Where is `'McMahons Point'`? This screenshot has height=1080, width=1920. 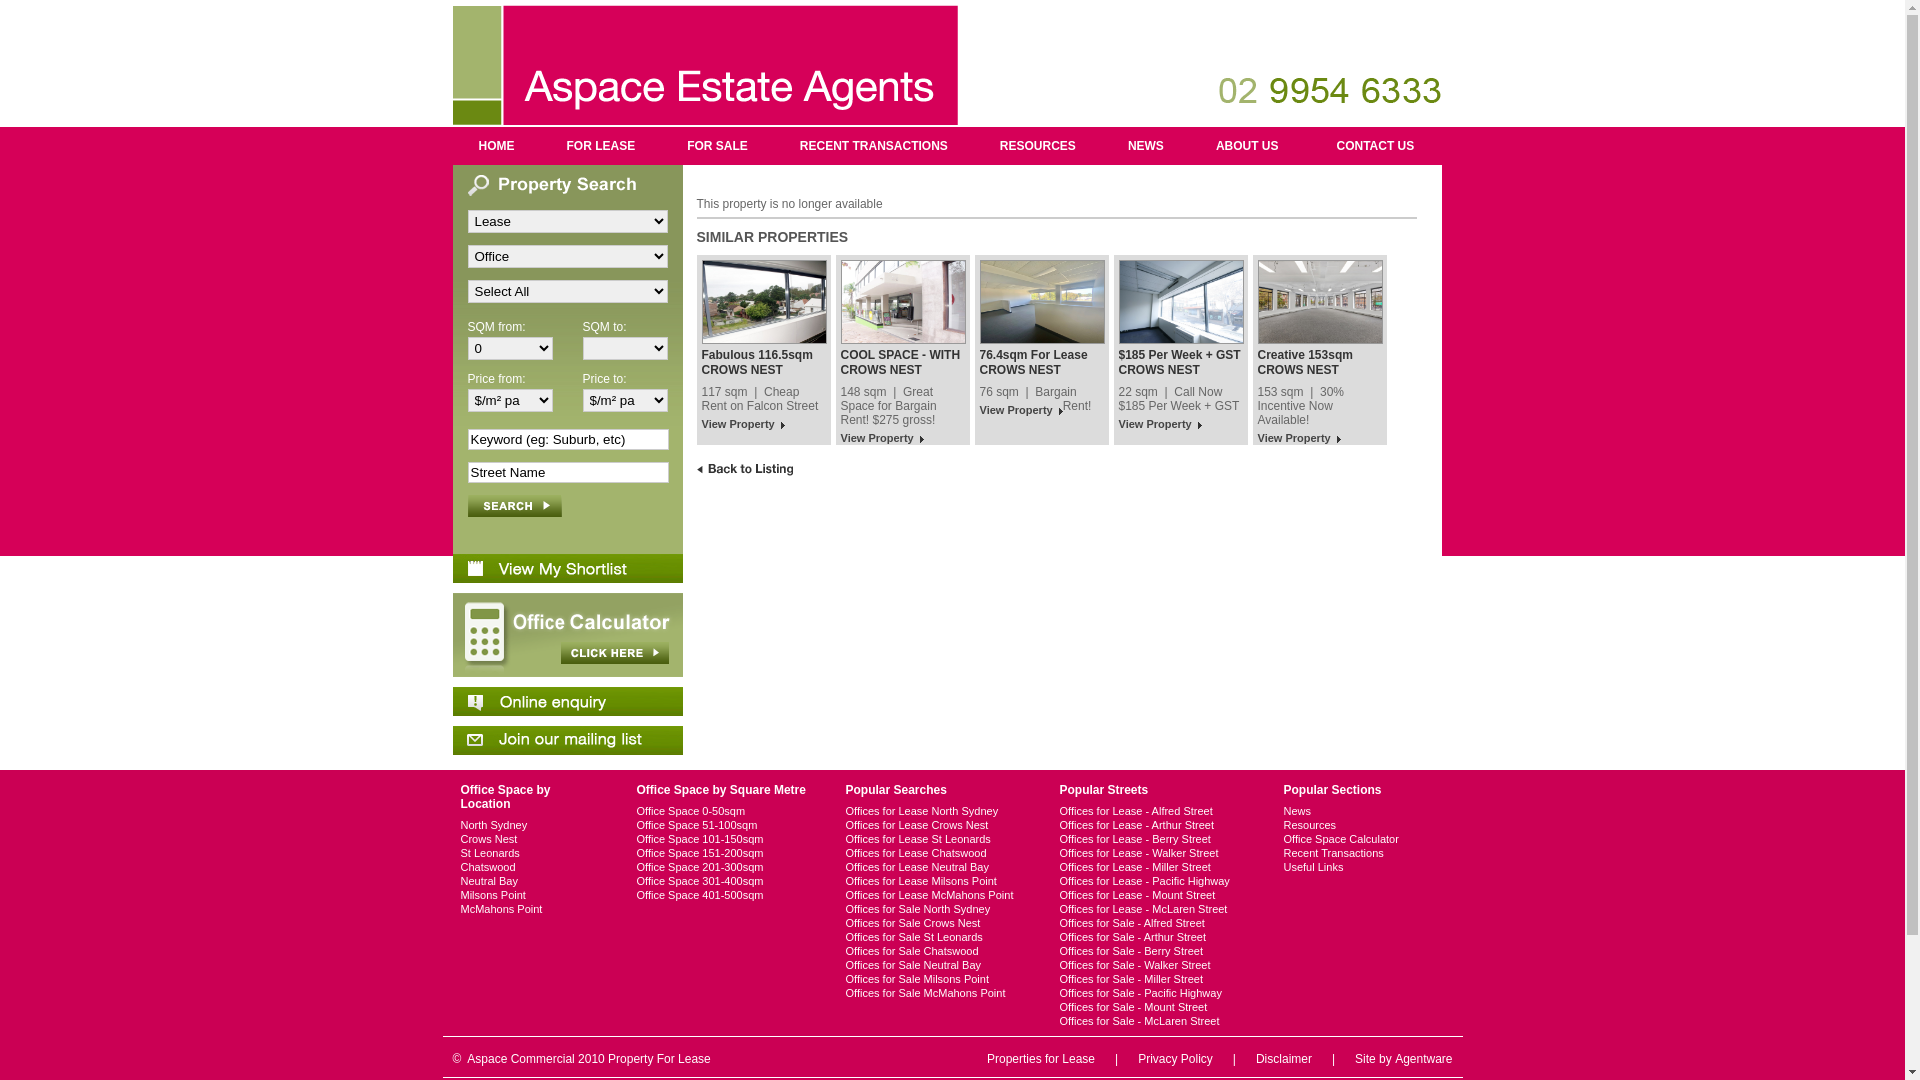 'McMahons Point' is located at coordinates (531, 909).